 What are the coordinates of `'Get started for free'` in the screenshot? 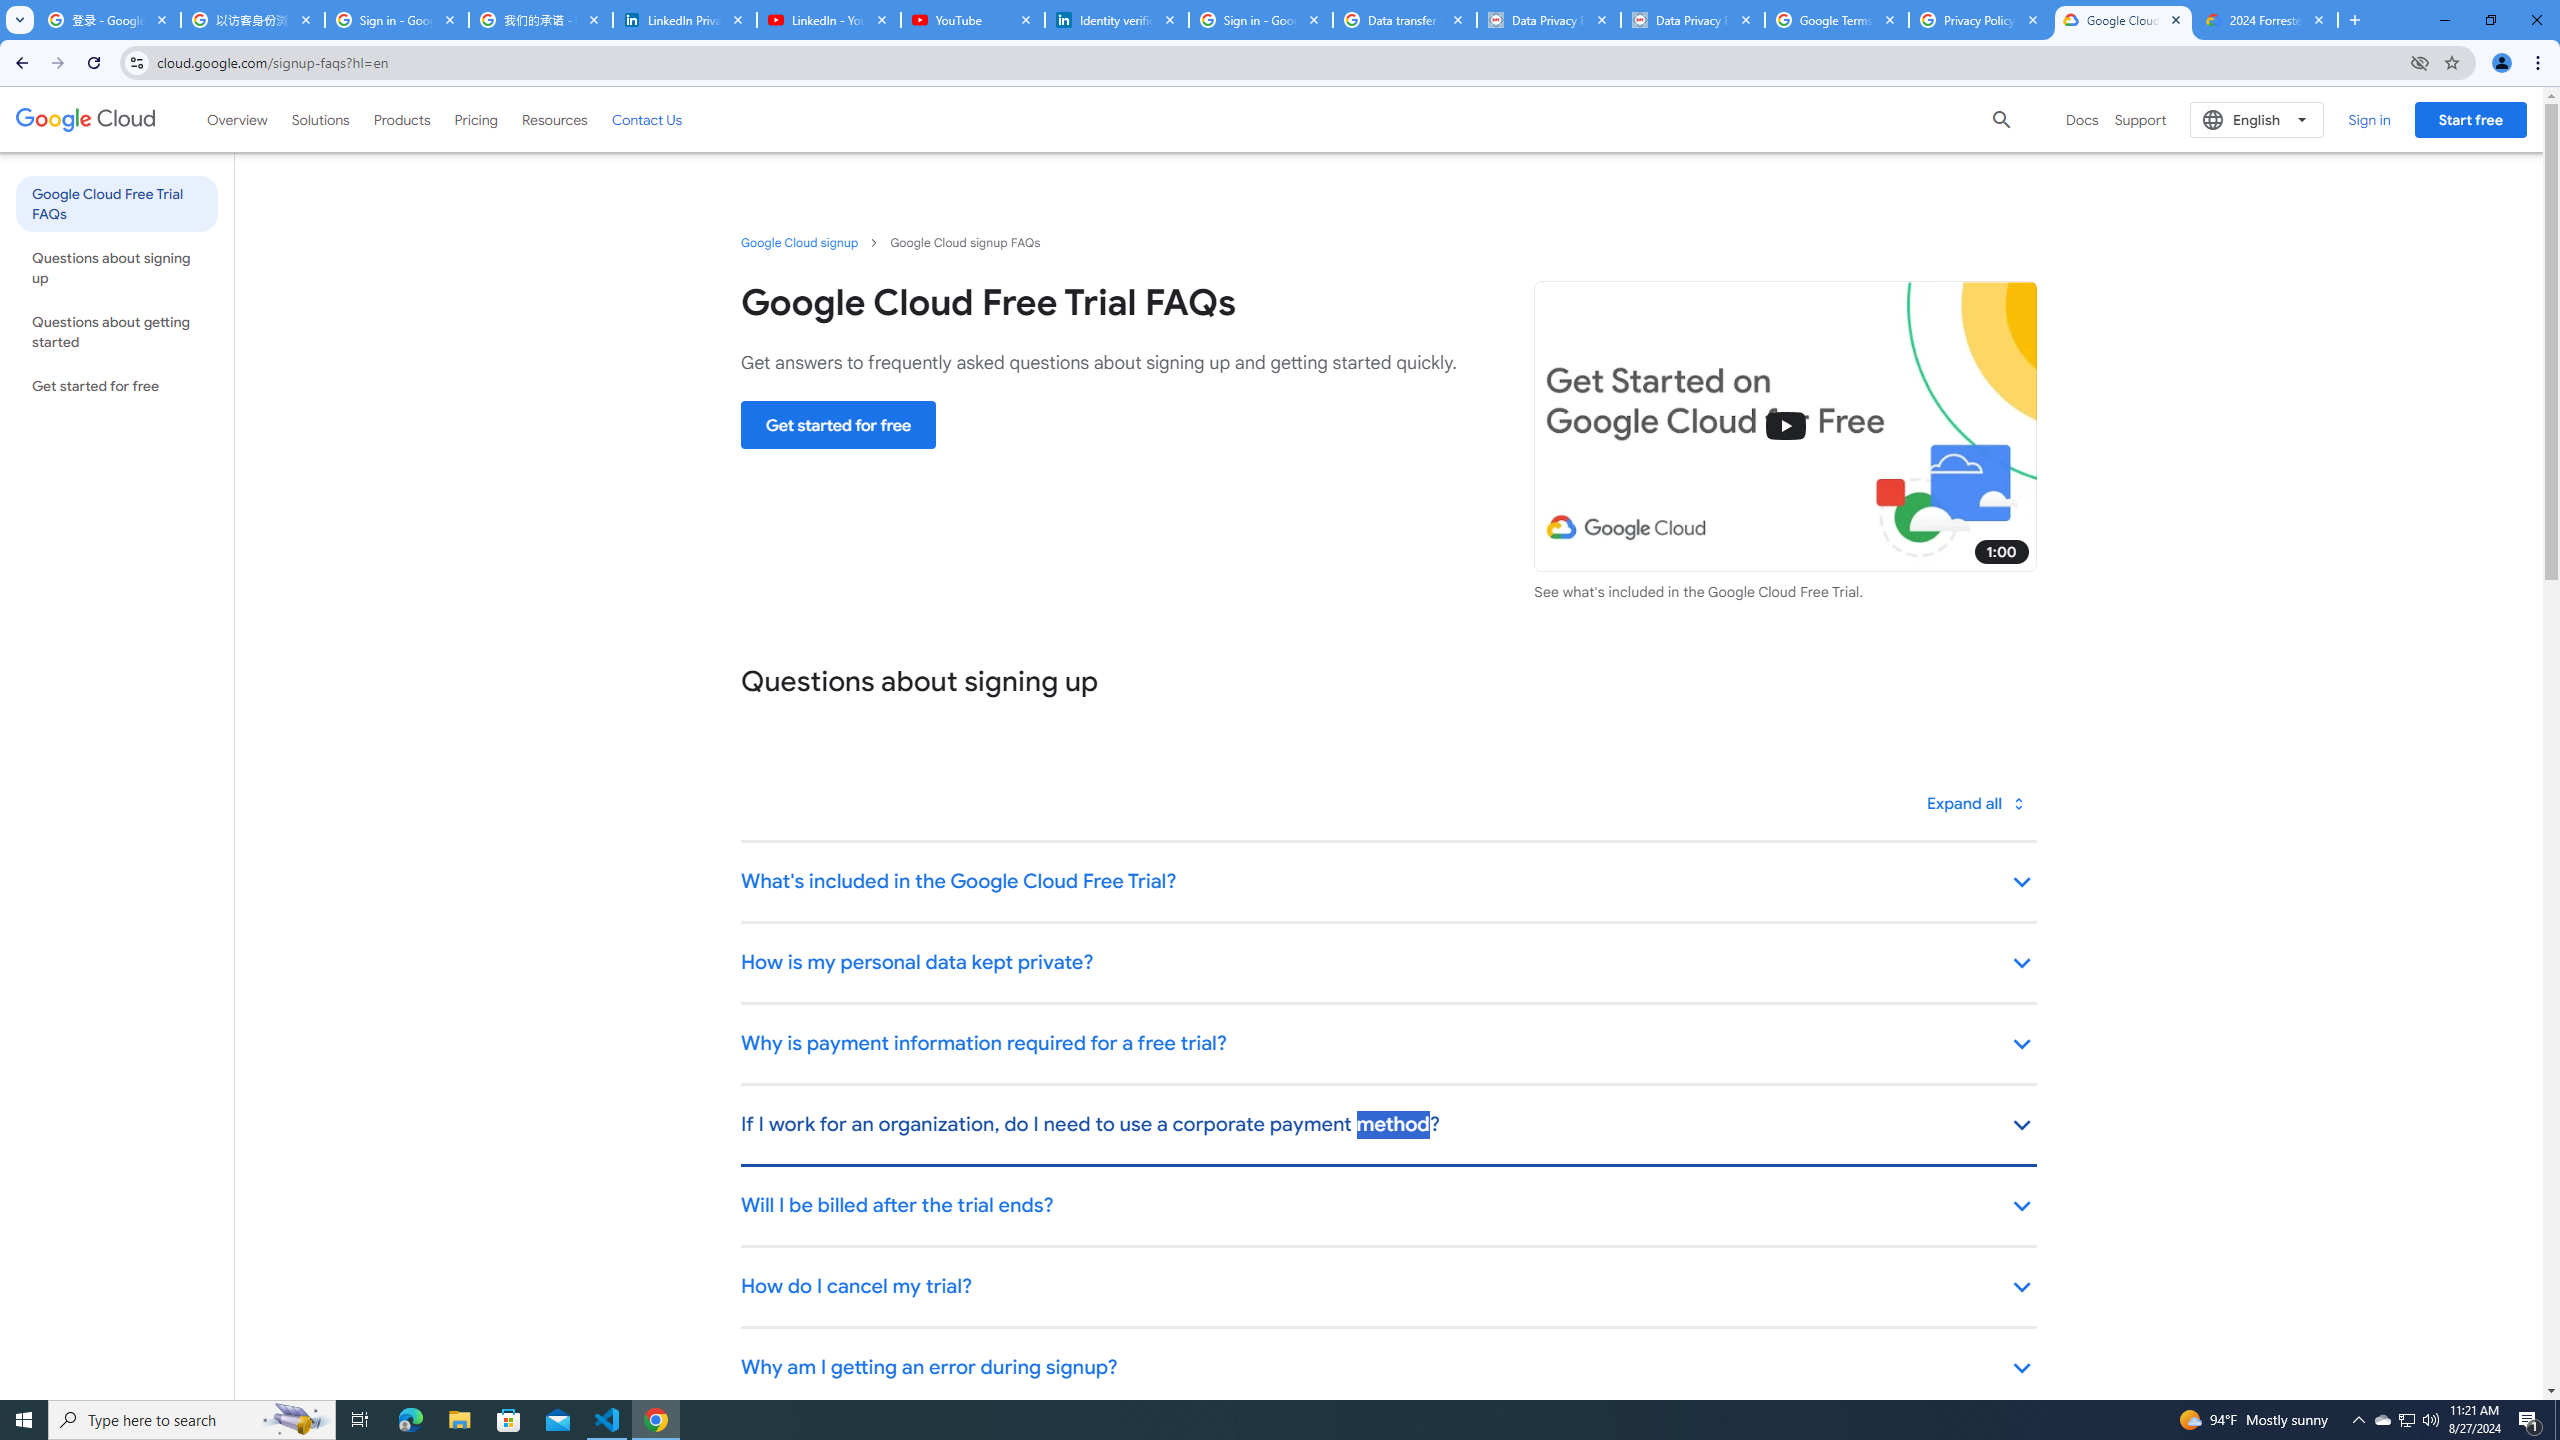 It's located at (837, 424).